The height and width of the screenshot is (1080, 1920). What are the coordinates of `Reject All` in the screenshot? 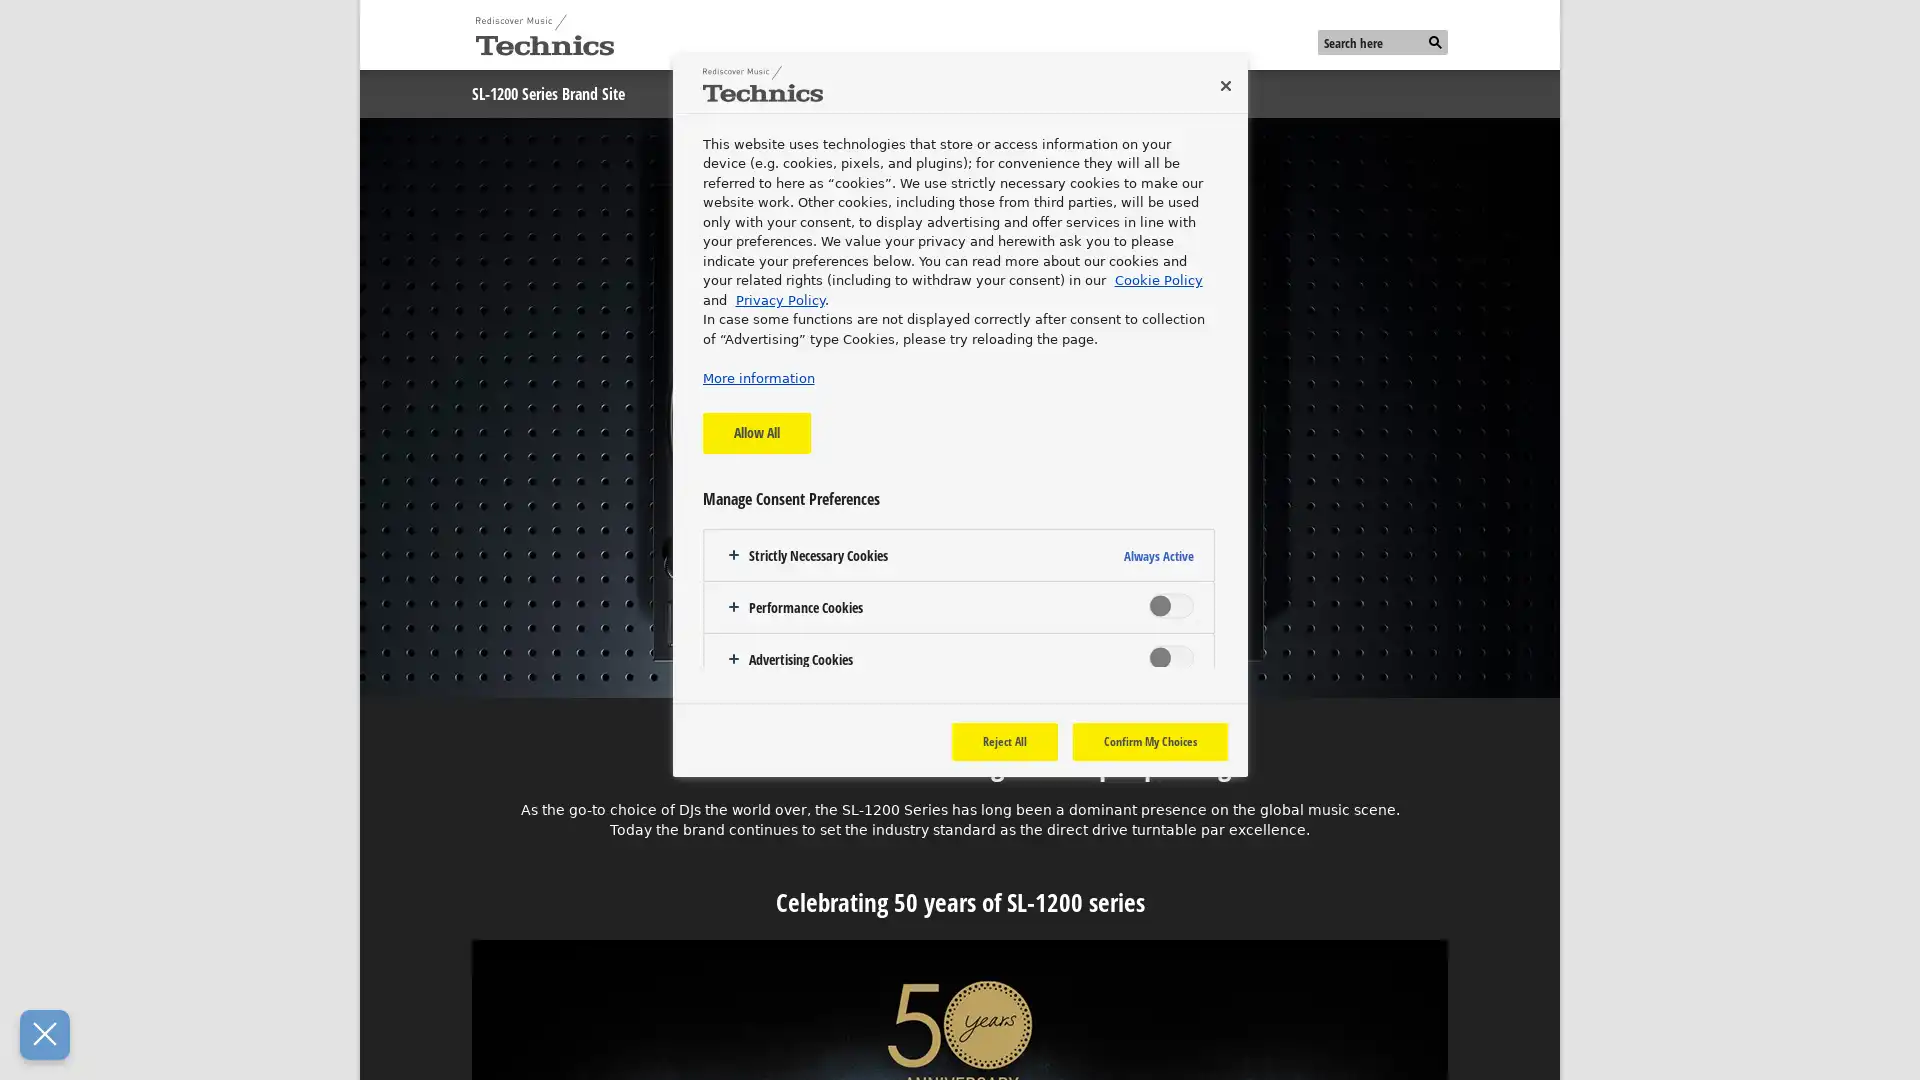 It's located at (1003, 741).